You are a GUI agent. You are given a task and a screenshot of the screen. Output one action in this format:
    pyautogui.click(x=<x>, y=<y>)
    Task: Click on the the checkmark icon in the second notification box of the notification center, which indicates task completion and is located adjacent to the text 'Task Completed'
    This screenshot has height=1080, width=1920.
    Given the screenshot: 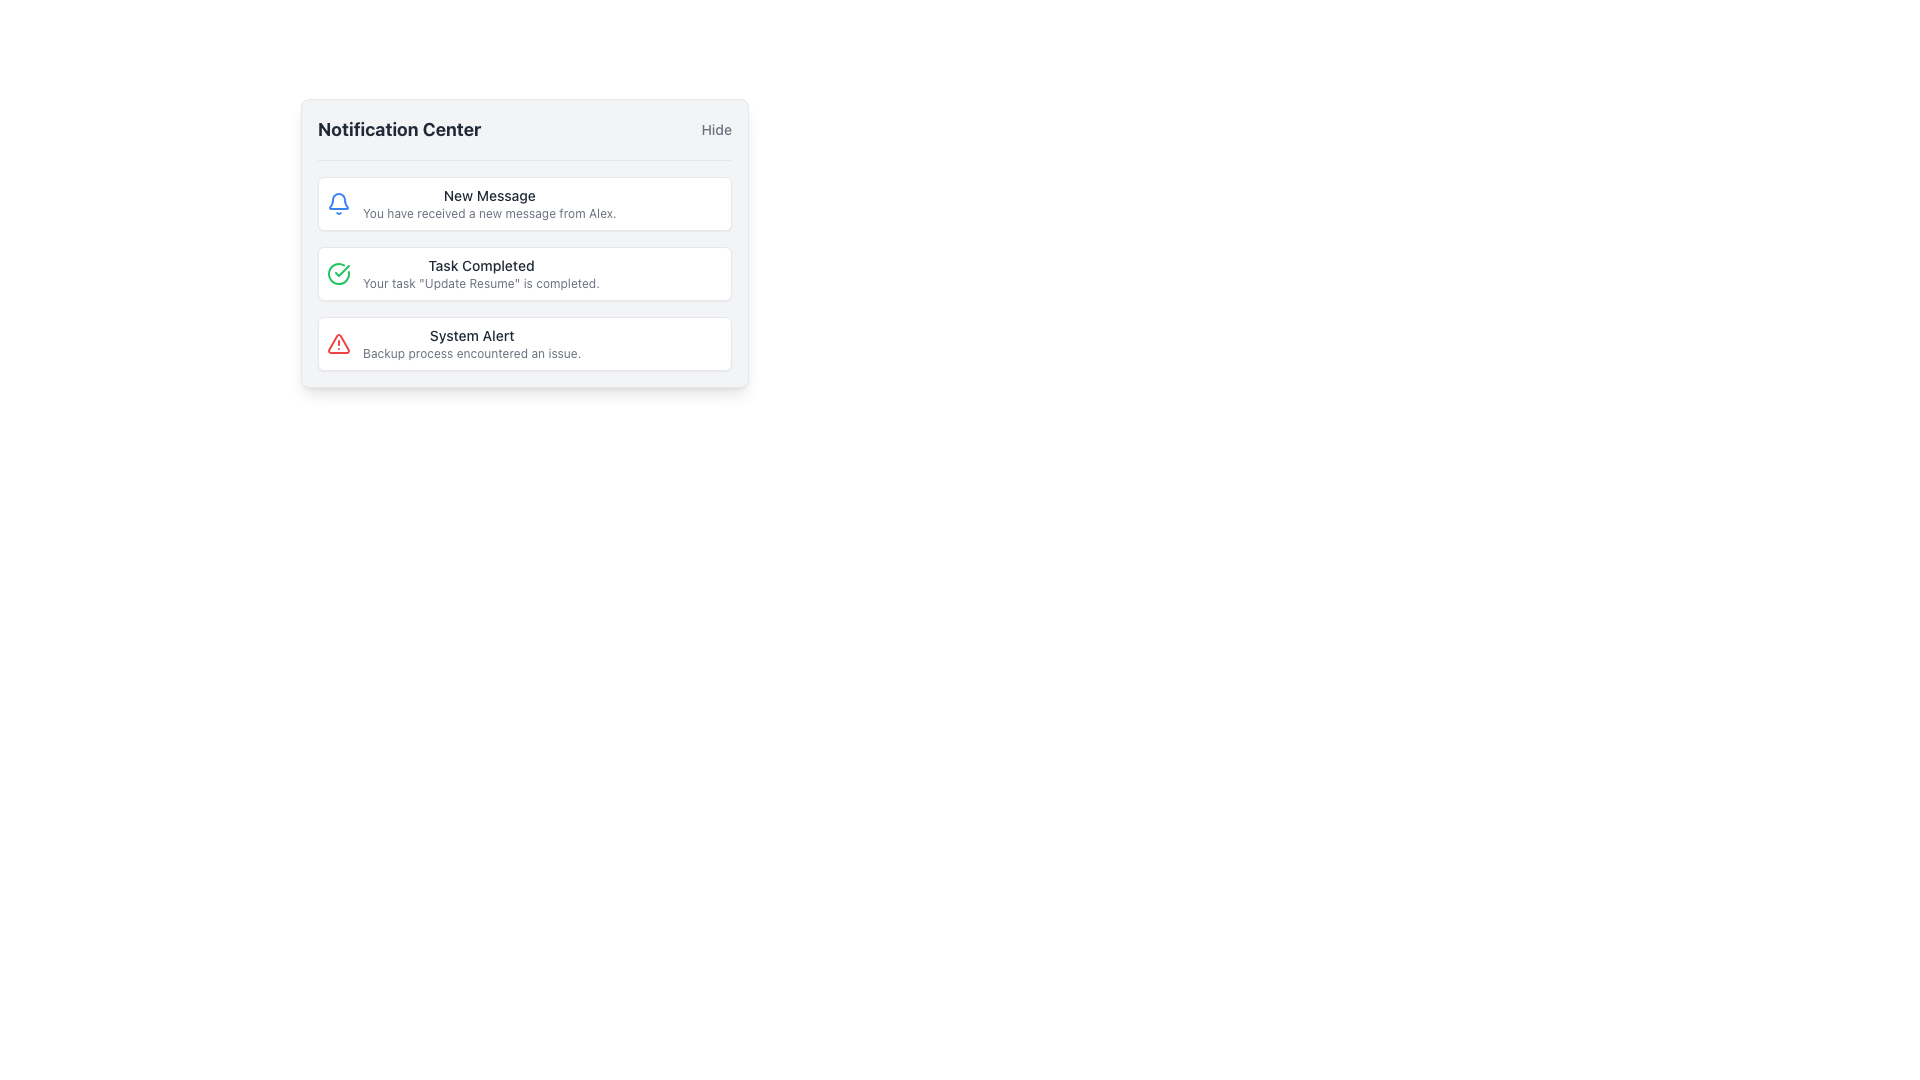 What is the action you would take?
    pyautogui.click(x=342, y=270)
    